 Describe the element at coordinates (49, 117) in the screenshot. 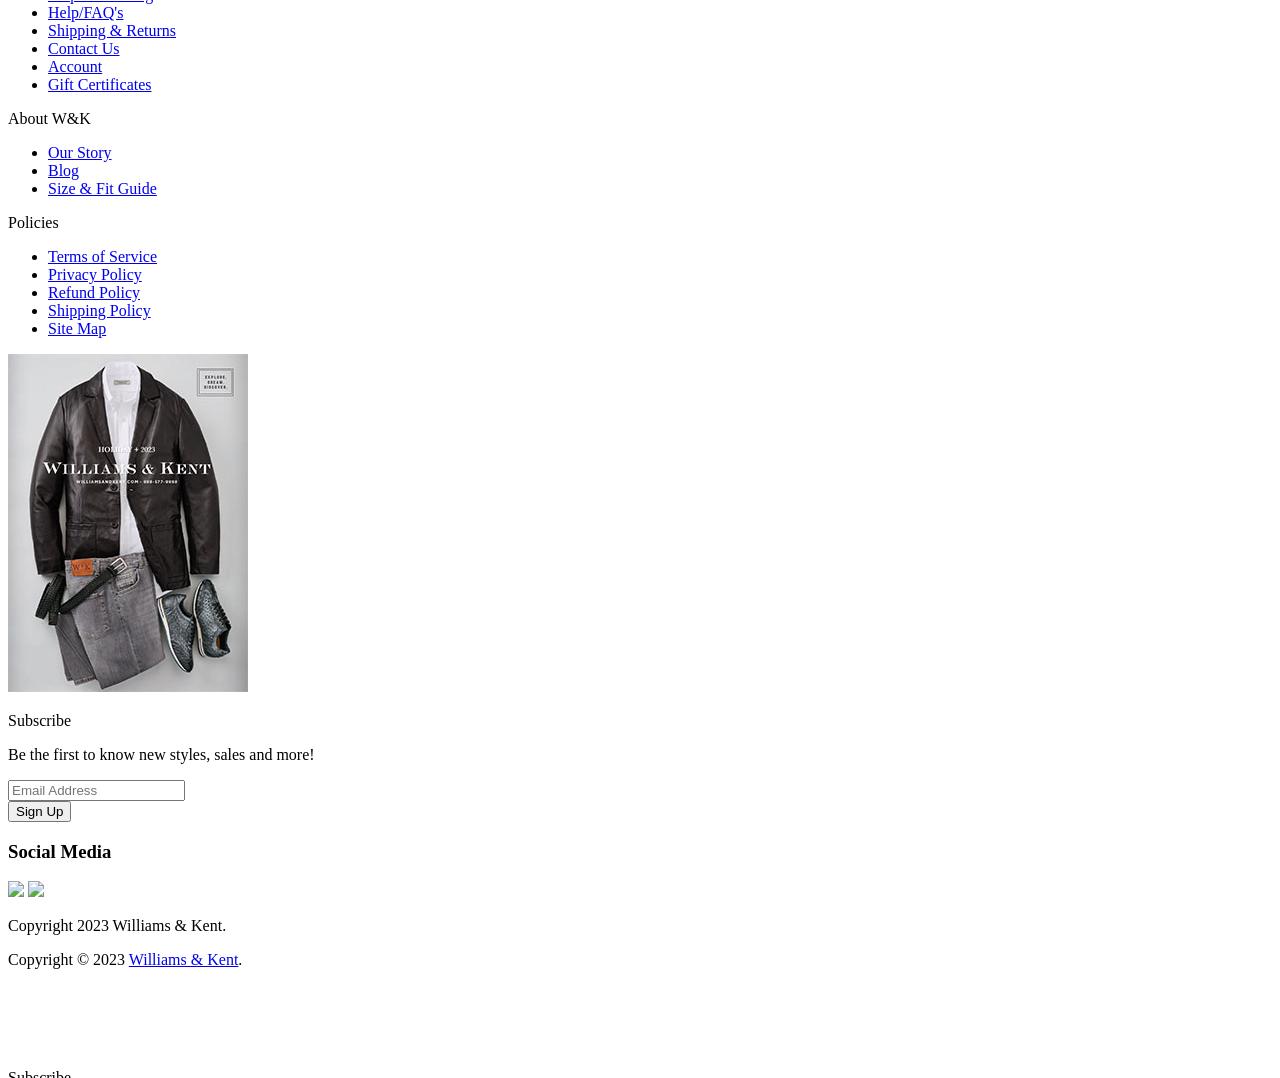

I see `'About W&K'` at that location.